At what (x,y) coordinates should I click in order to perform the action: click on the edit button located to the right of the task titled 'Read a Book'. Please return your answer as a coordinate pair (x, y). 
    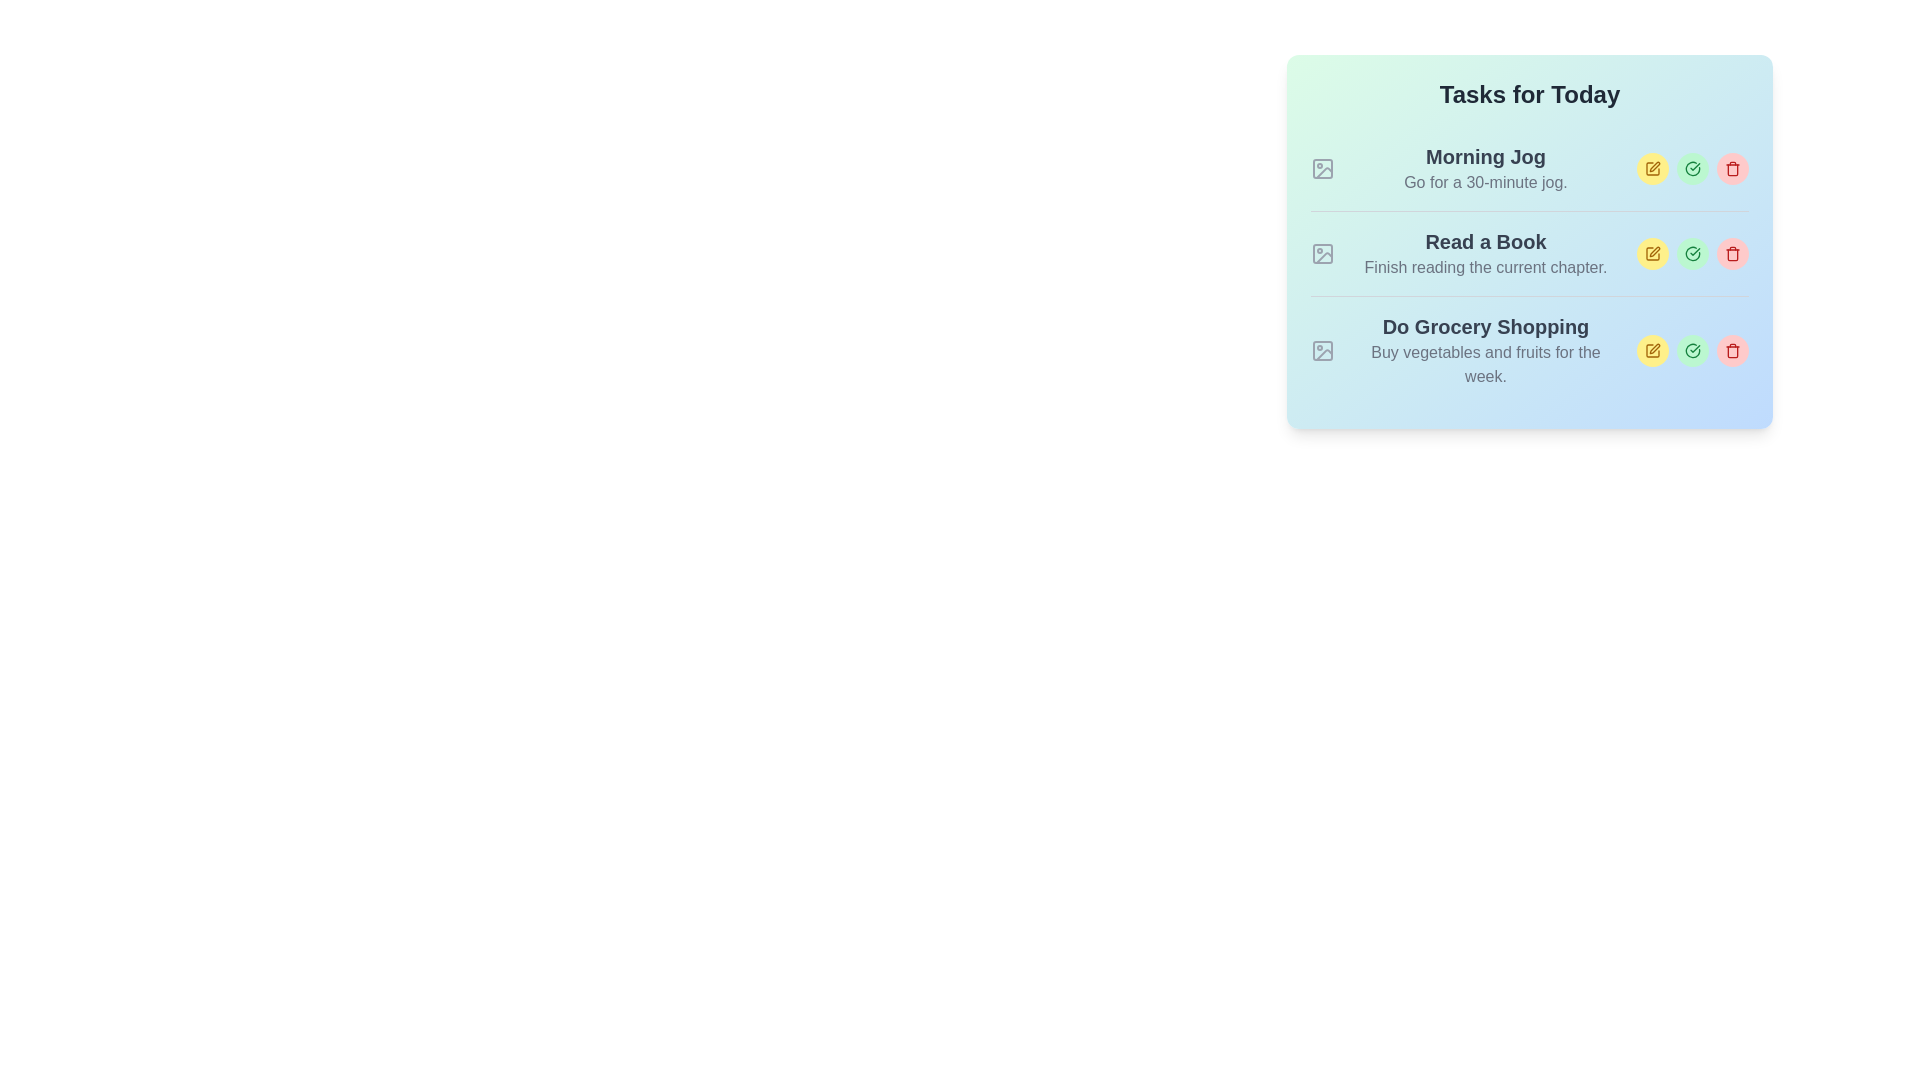
    Looking at the image, I should click on (1652, 253).